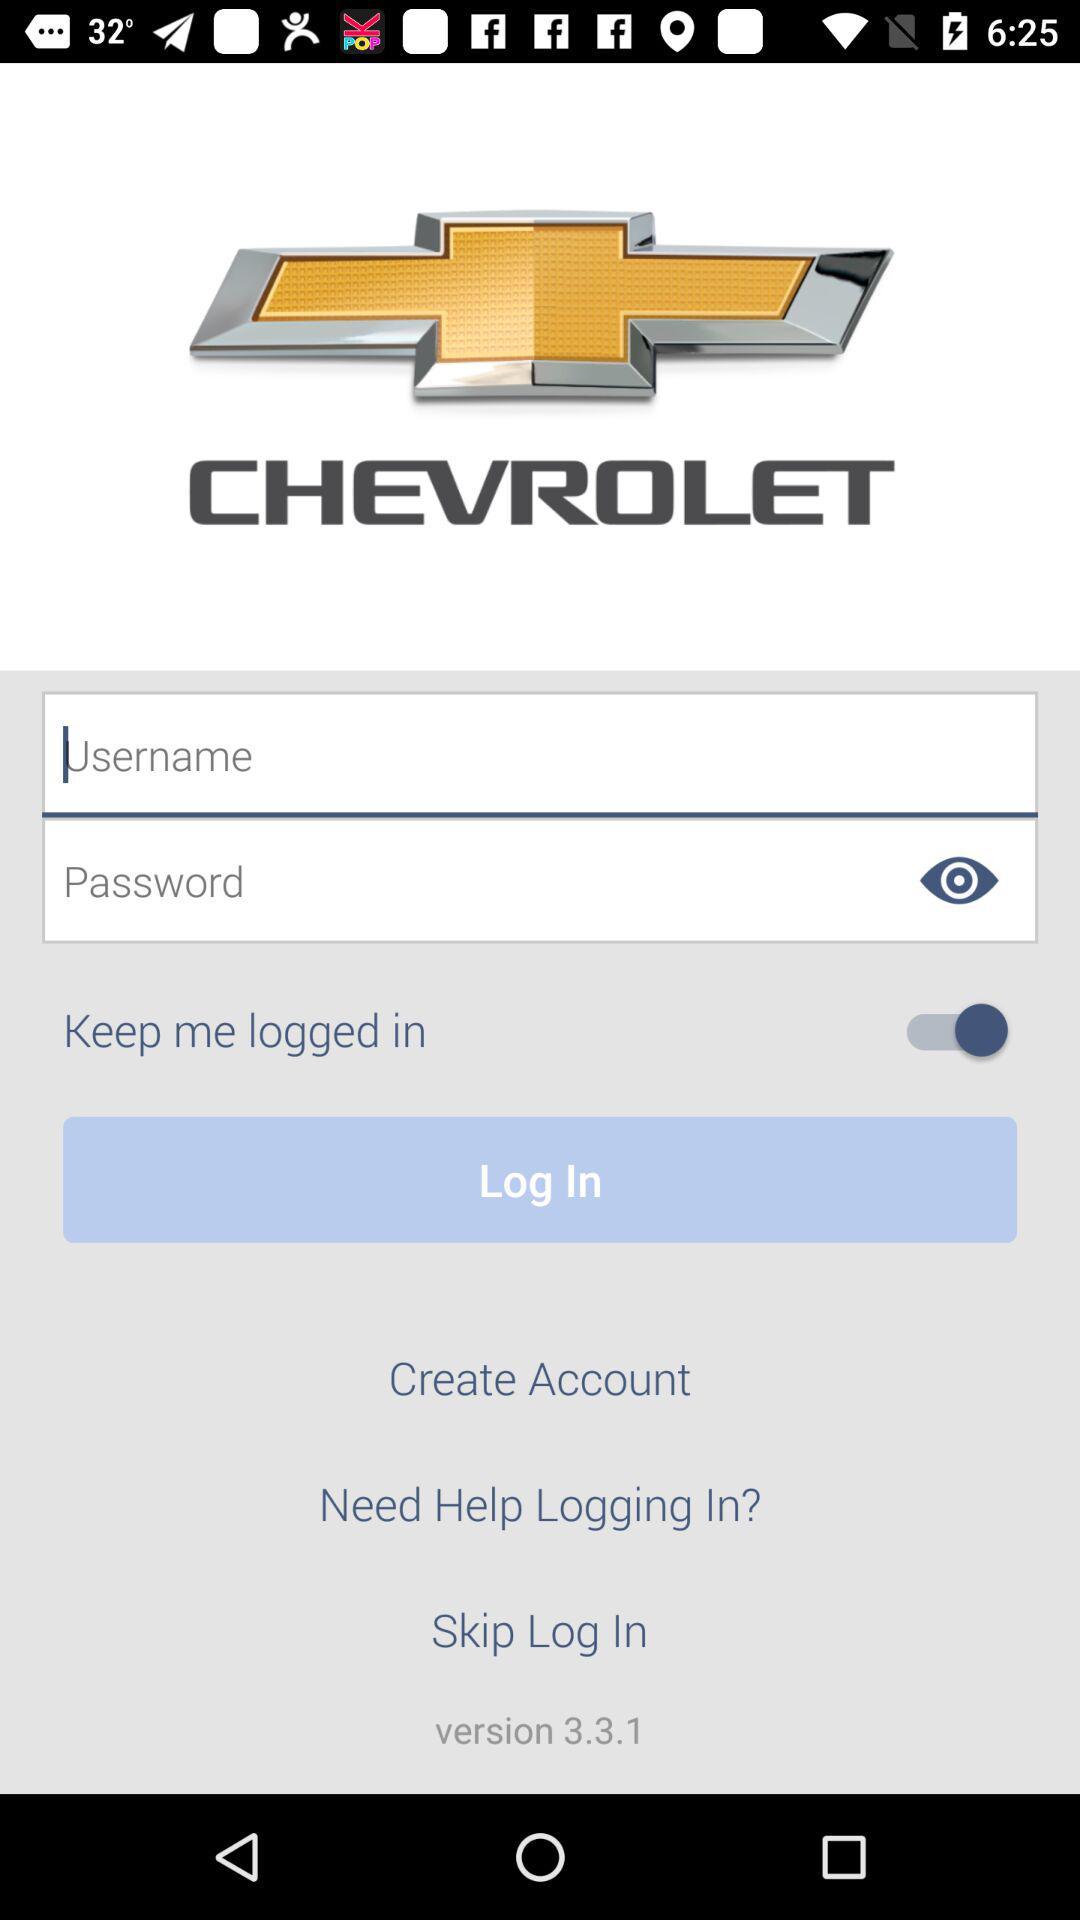 This screenshot has height=1920, width=1080. Describe the element at coordinates (540, 1388) in the screenshot. I see `icon above the need help logging` at that location.